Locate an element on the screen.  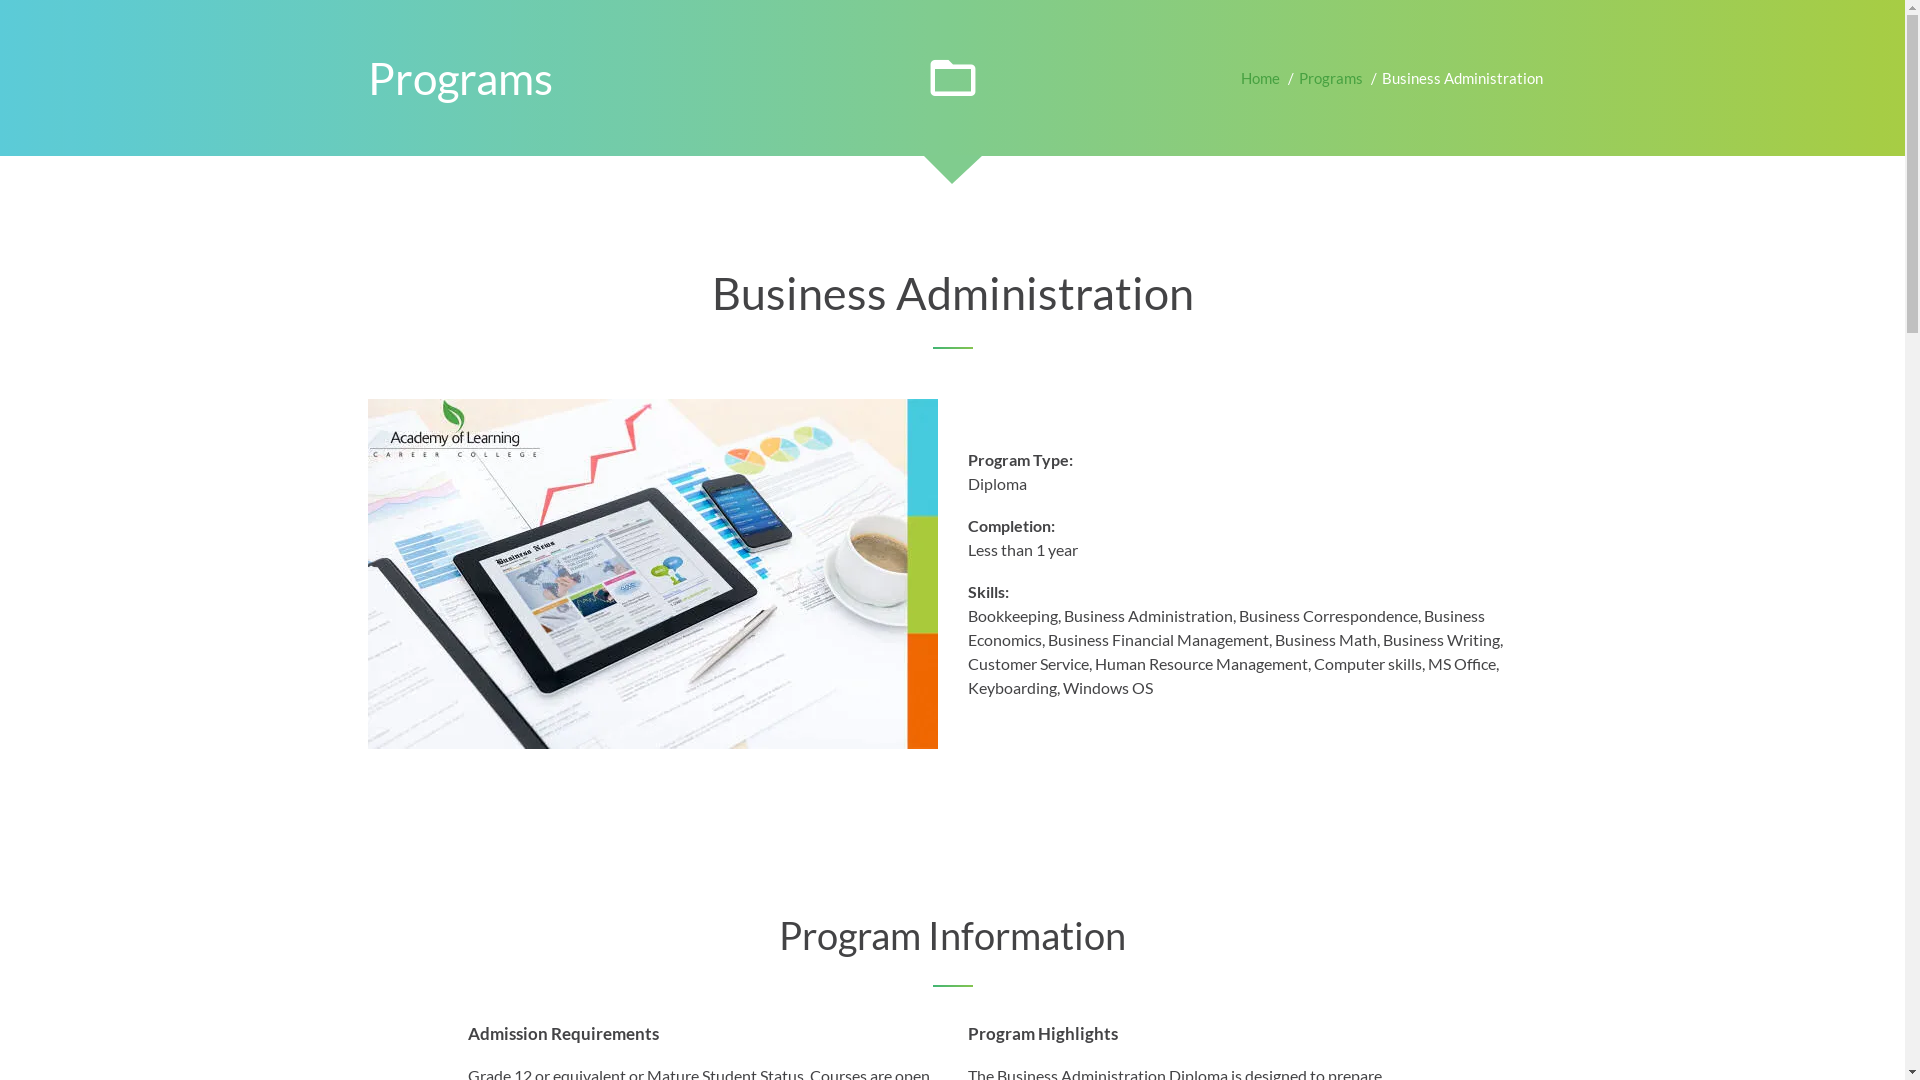
'Home' is located at coordinates (1258, 76).